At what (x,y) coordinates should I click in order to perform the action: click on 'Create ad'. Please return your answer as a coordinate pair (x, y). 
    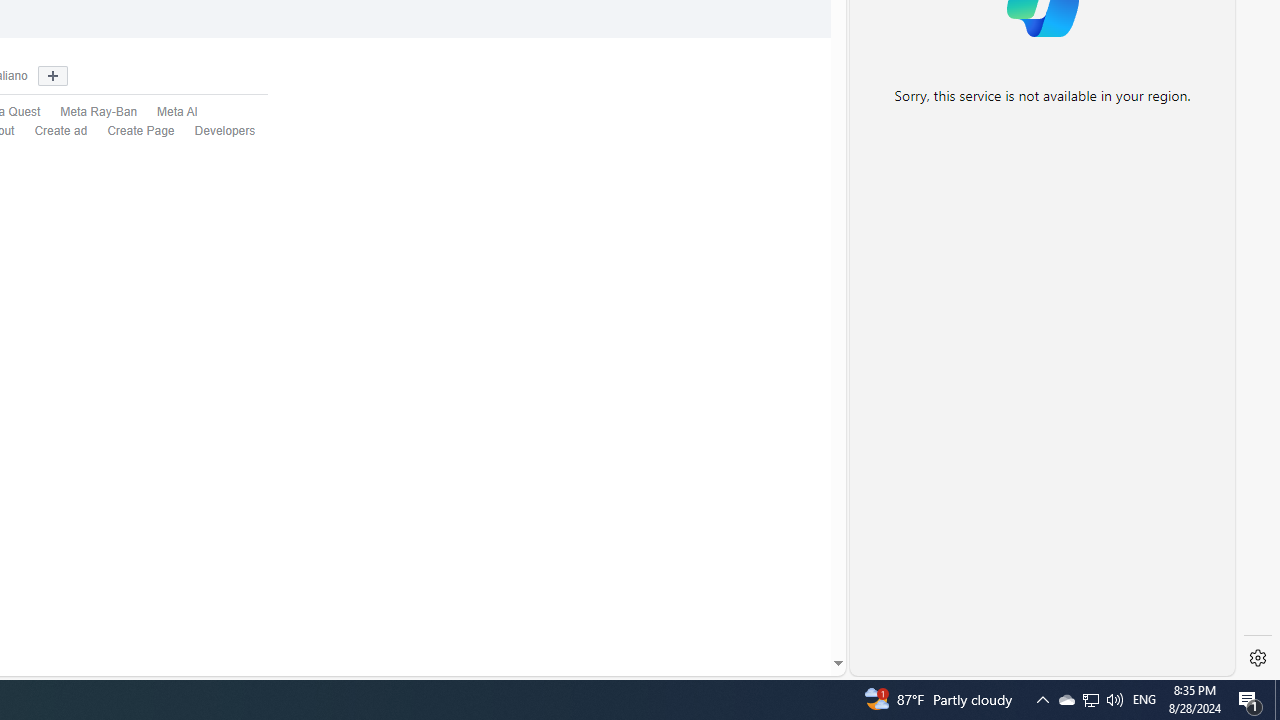
    Looking at the image, I should click on (51, 131).